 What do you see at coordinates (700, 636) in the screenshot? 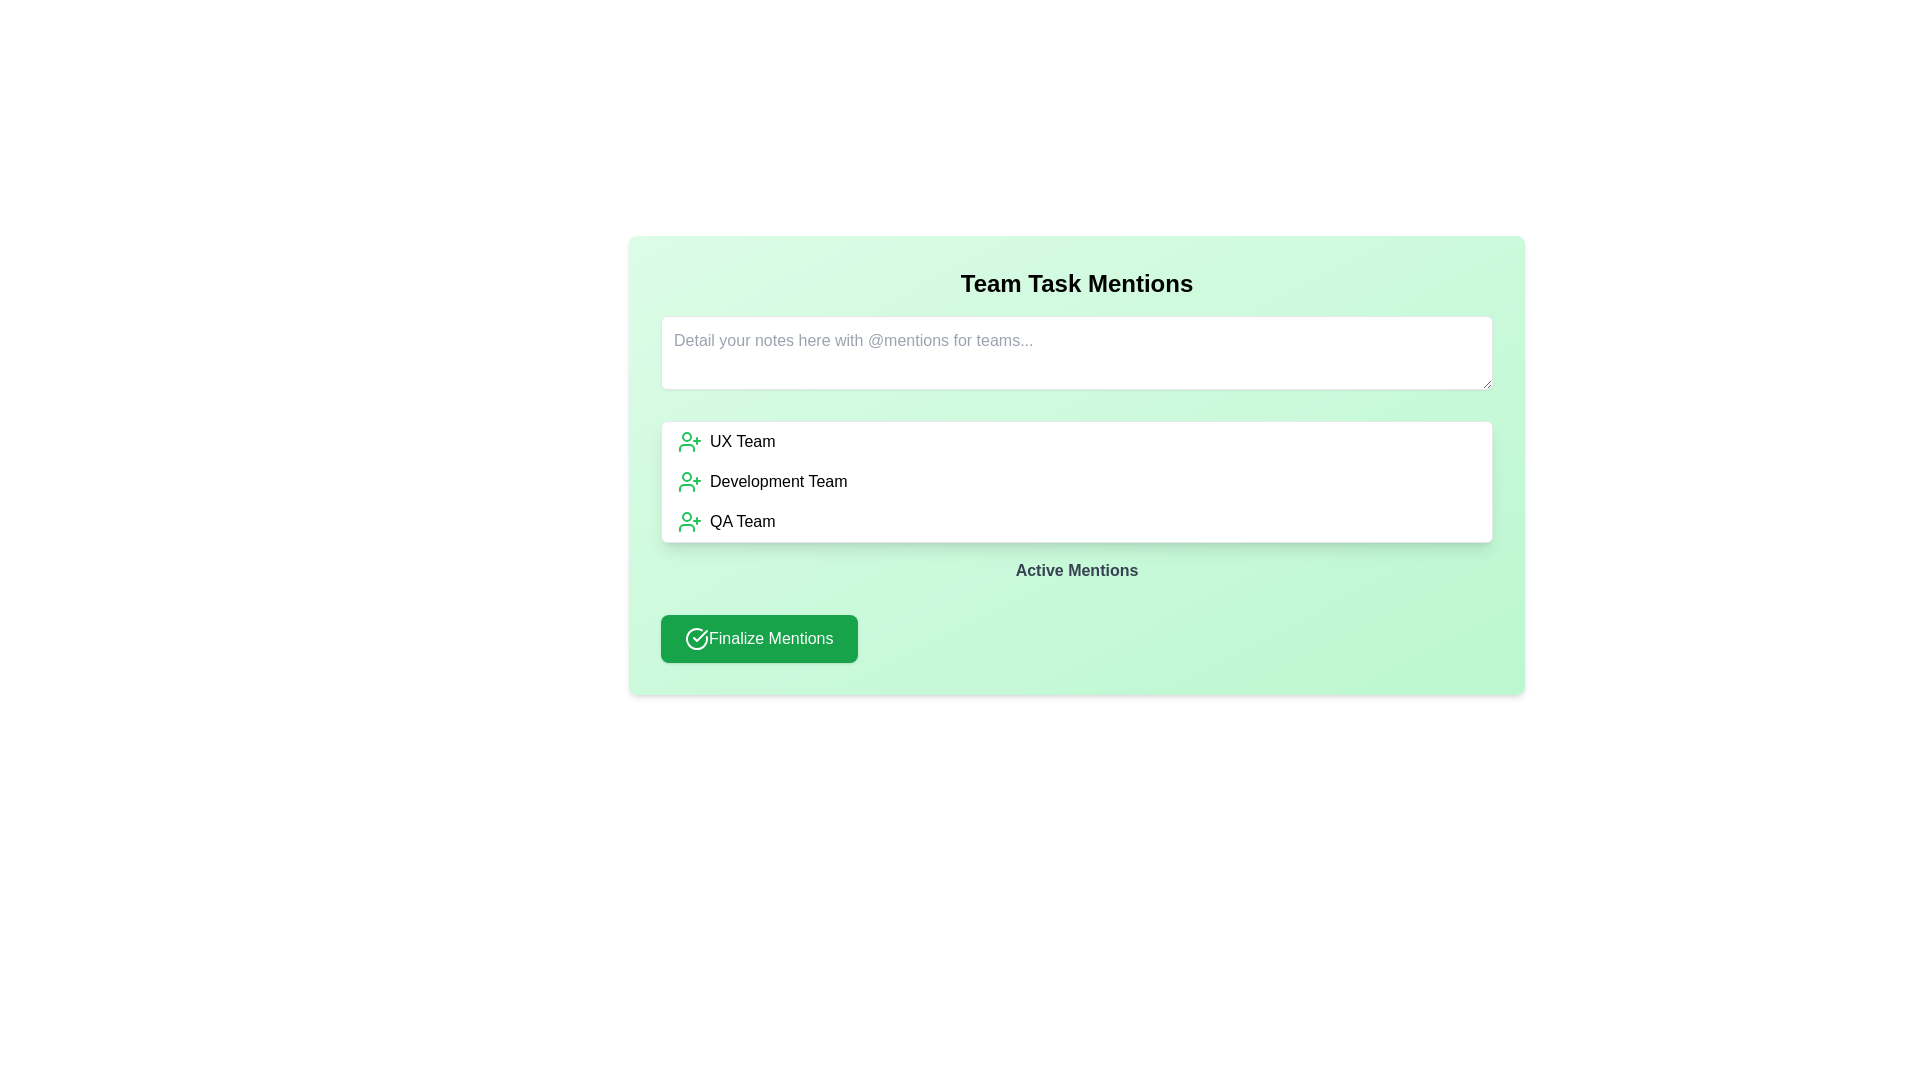
I see `the confirmation icon located at the bottom left corner of the 'Finalize Mentions' button, which indicates a successful action` at bounding box center [700, 636].